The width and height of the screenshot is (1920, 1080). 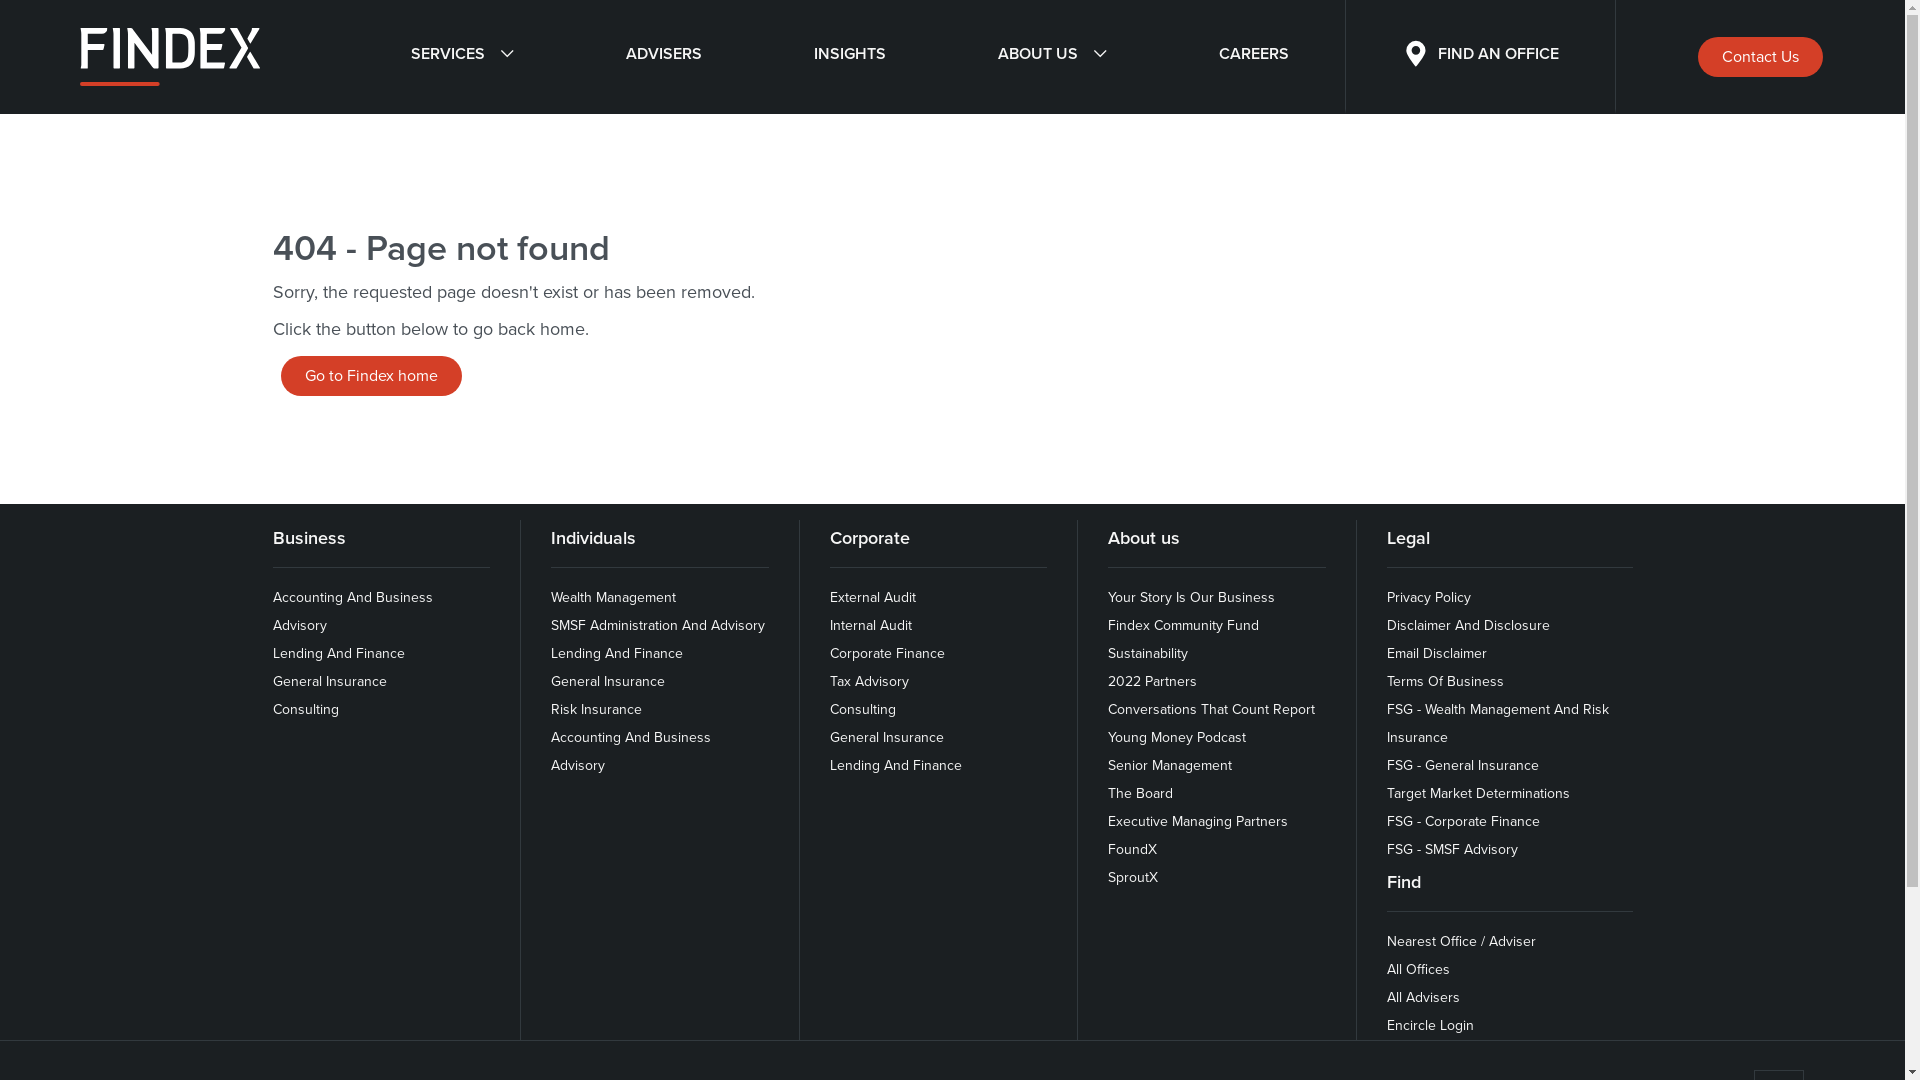 I want to click on 'Email Disclaimer', so click(x=1435, y=653).